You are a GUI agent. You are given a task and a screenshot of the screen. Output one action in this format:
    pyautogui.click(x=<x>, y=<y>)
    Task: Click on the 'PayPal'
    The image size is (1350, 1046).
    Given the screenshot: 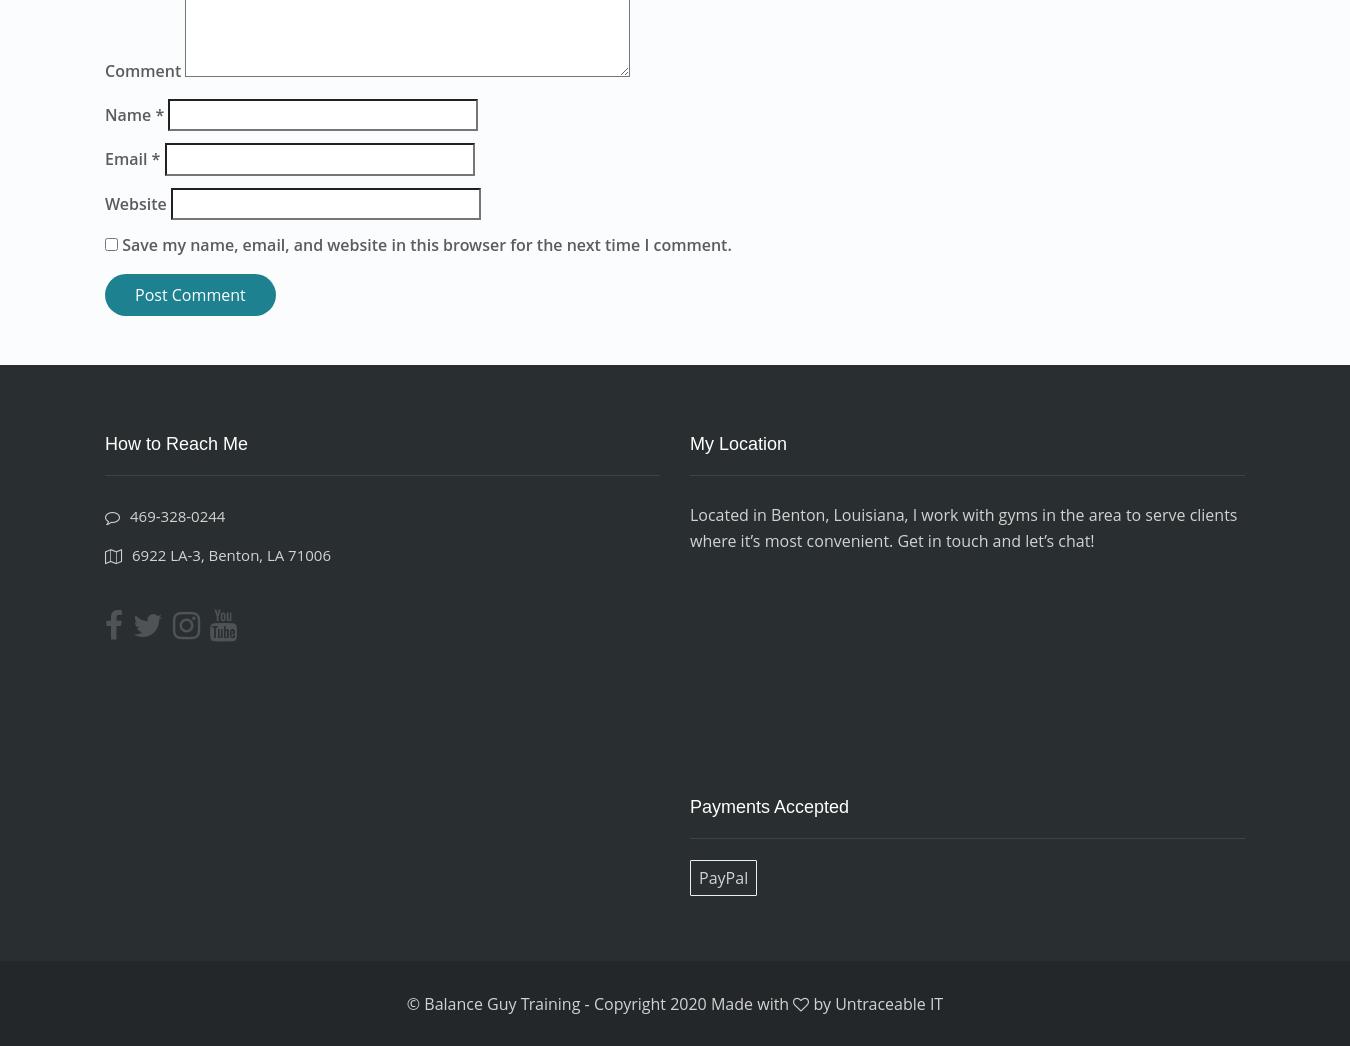 What is the action you would take?
    pyautogui.click(x=722, y=877)
    